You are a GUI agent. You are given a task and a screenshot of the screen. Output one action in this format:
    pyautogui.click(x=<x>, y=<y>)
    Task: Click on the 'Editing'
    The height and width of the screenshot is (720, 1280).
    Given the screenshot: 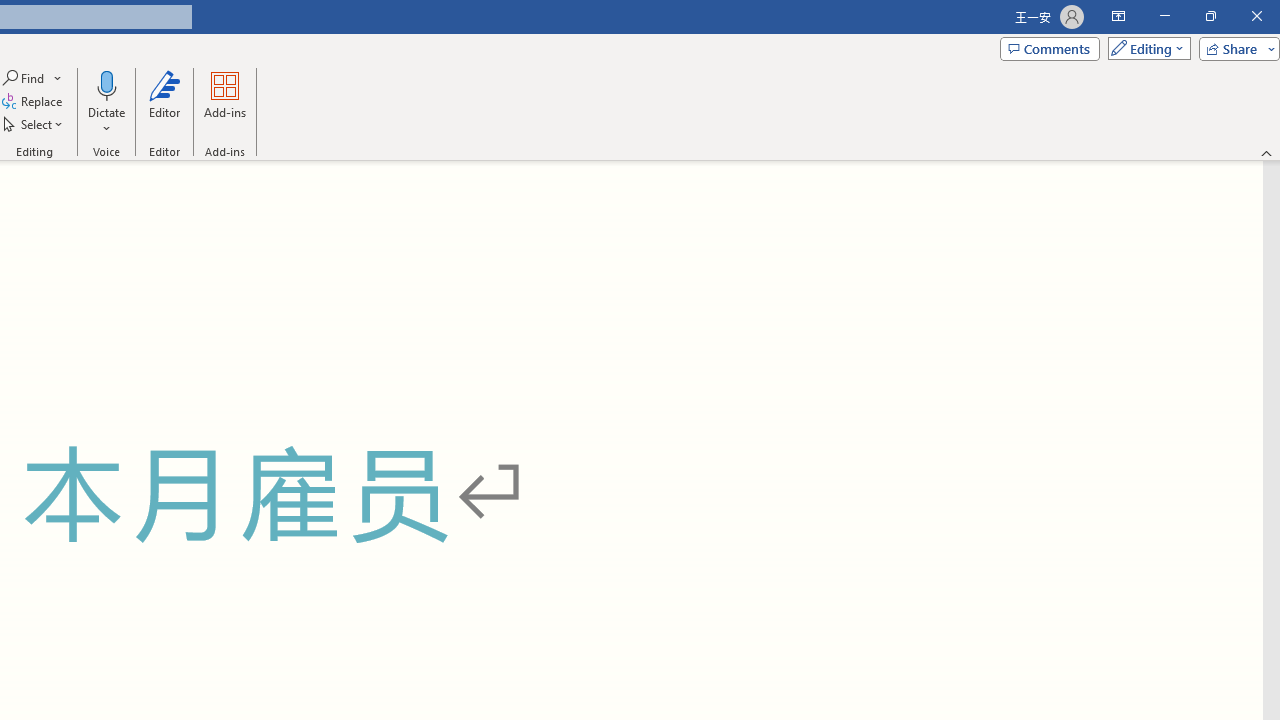 What is the action you would take?
    pyautogui.click(x=1144, y=47)
    